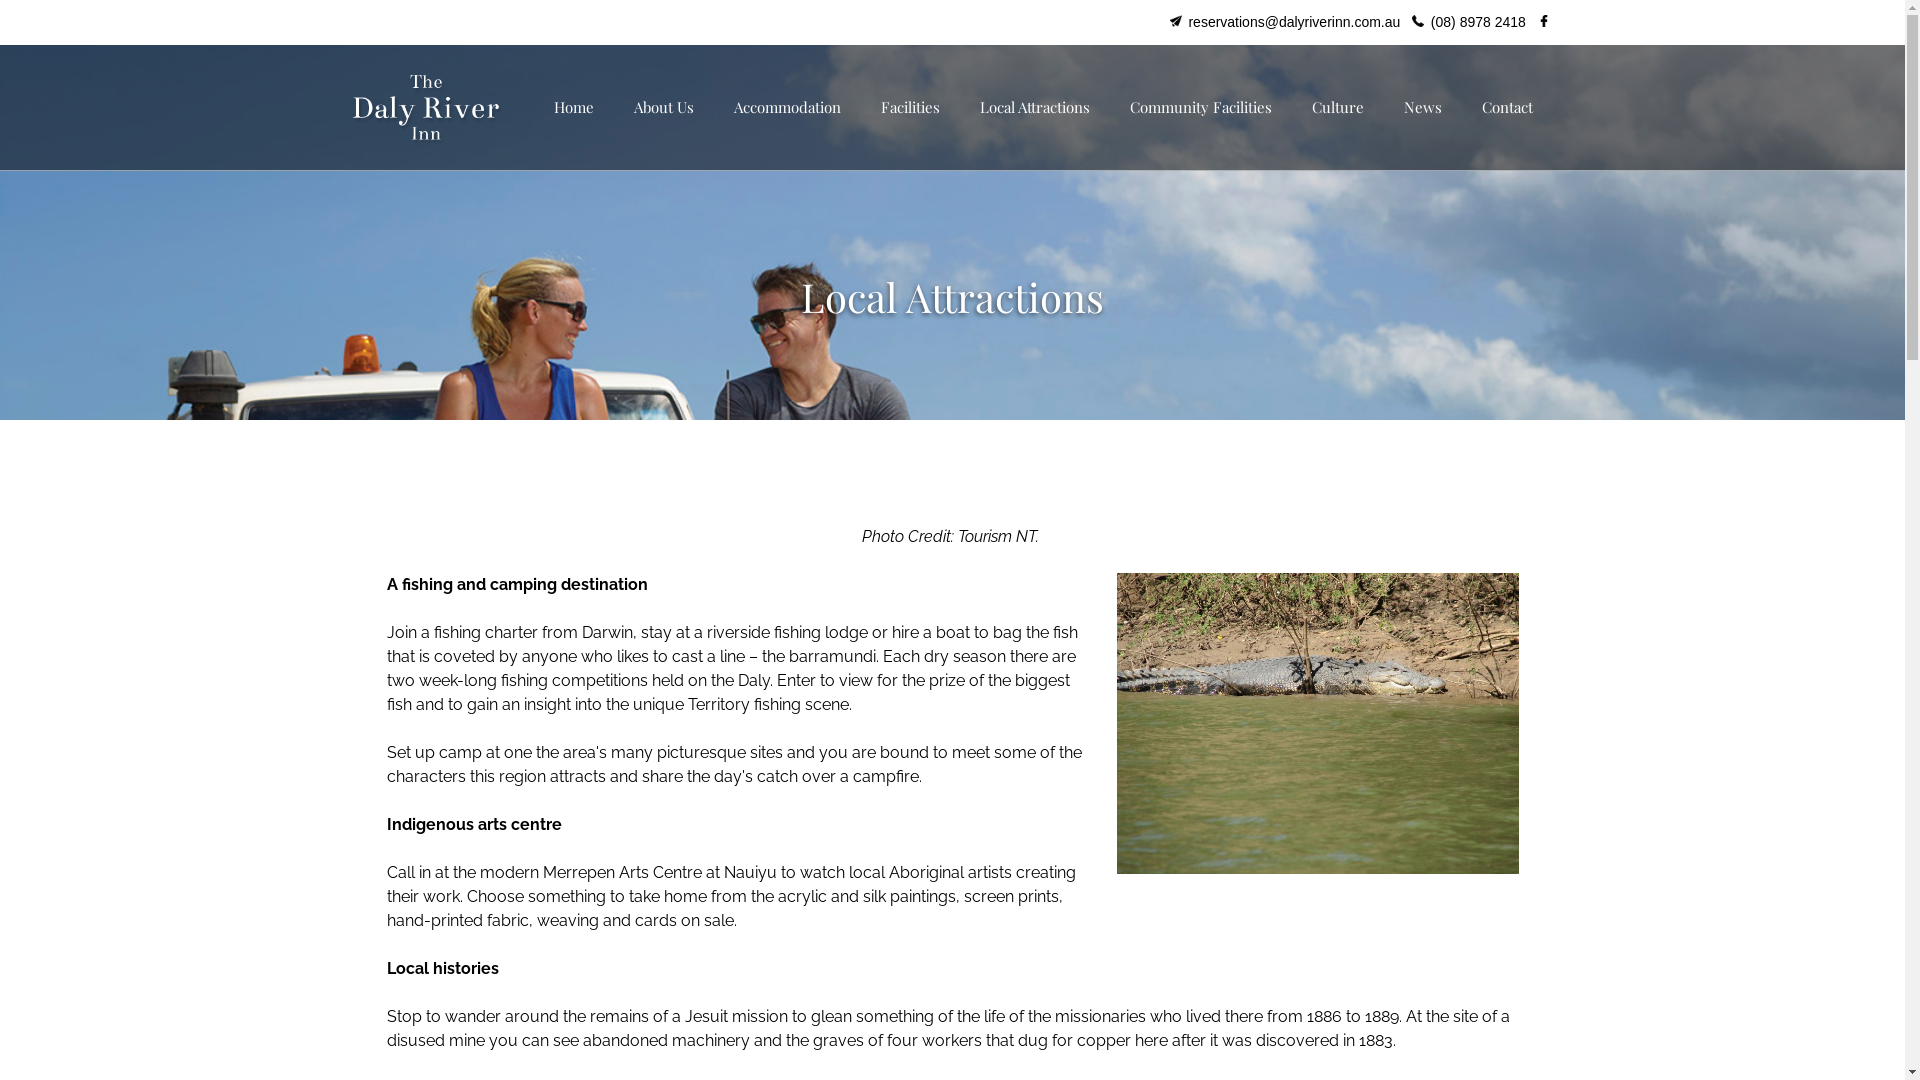  What do you see at coordinates (533, 107) in the screenshot?
I see `'Home'` at bounding box center [533, 107].